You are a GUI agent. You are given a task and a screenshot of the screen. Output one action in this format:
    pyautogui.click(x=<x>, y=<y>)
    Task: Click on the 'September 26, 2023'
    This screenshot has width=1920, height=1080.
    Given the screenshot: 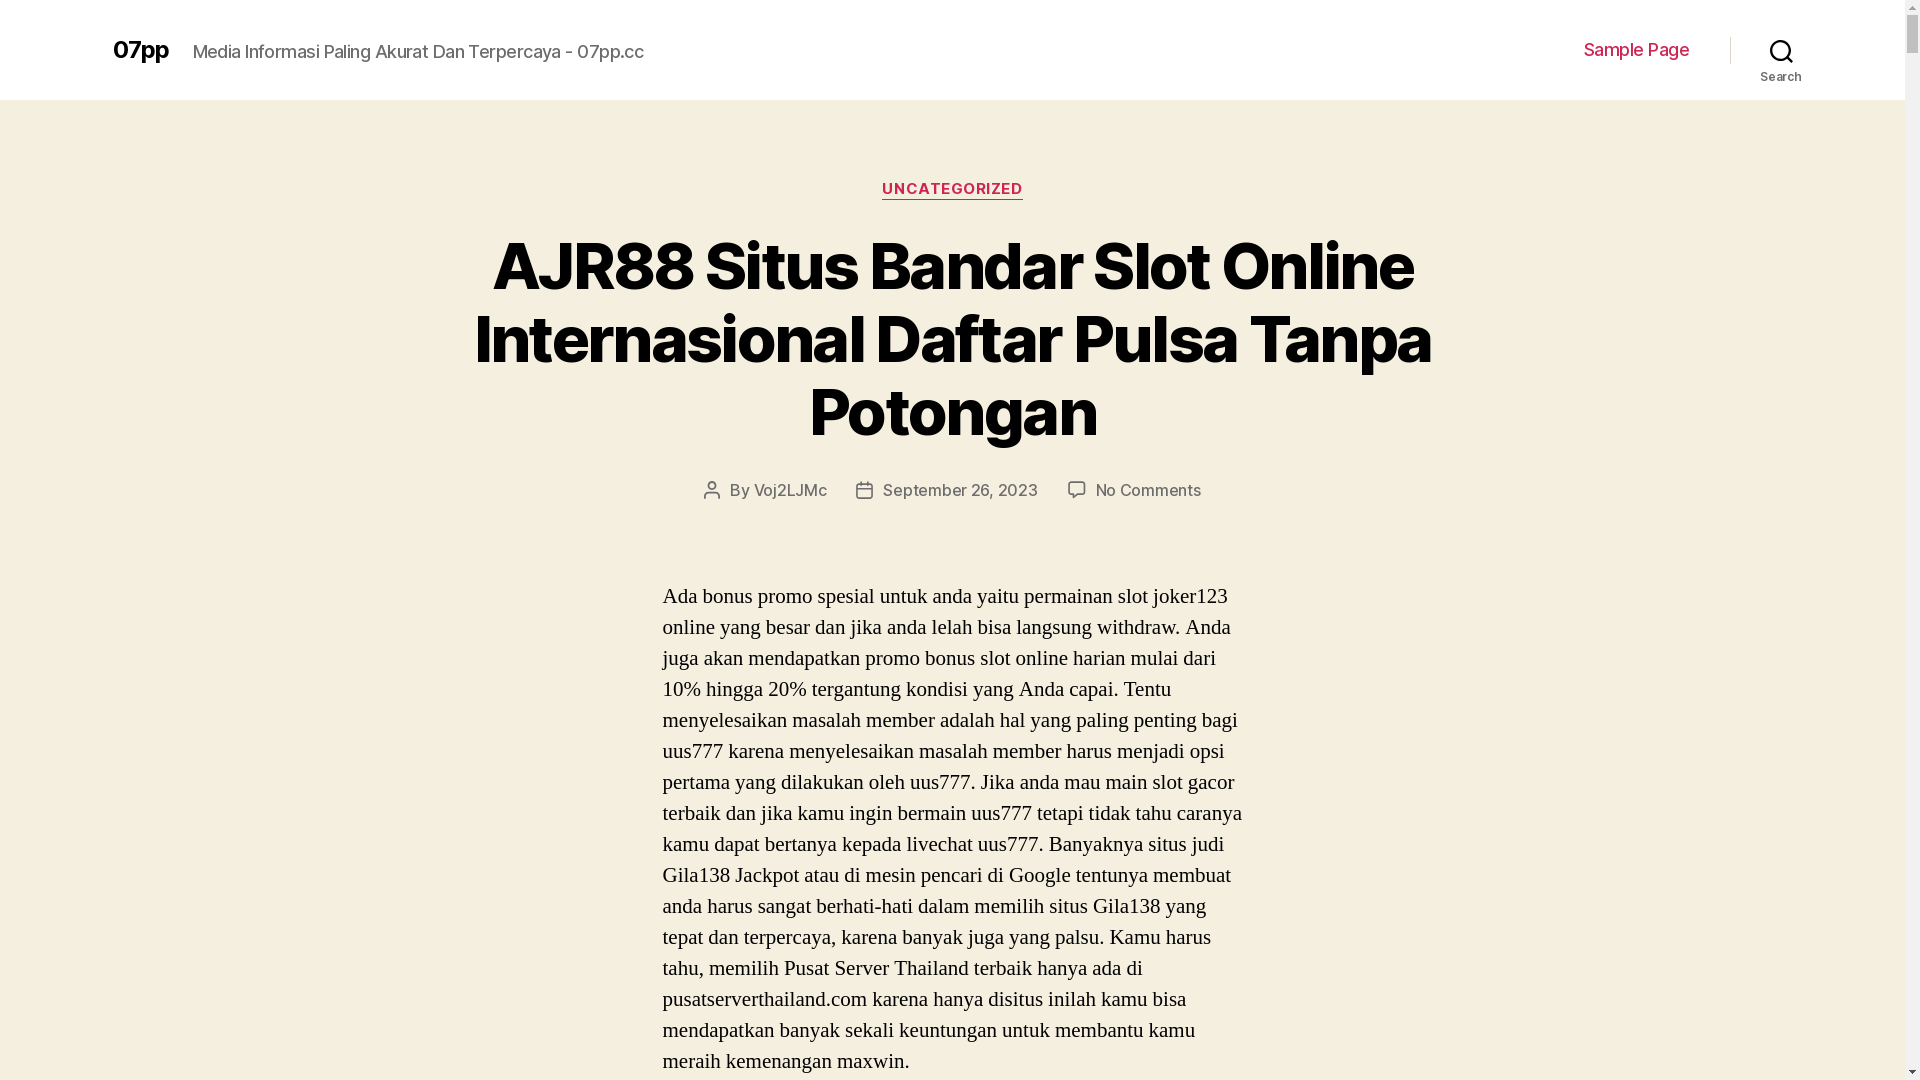 What is the action you would take?
    pyautogui.click(x=882, y=489)
    